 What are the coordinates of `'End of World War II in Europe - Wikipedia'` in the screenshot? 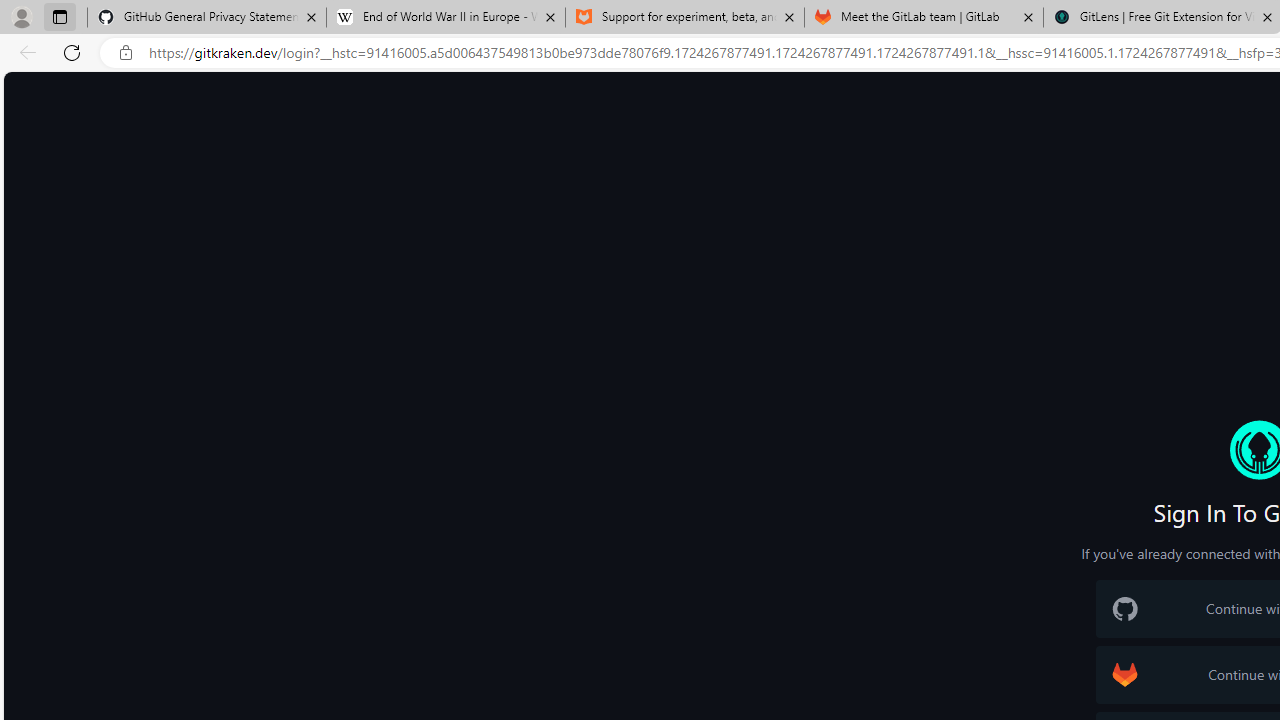 It's located at (444, 17).